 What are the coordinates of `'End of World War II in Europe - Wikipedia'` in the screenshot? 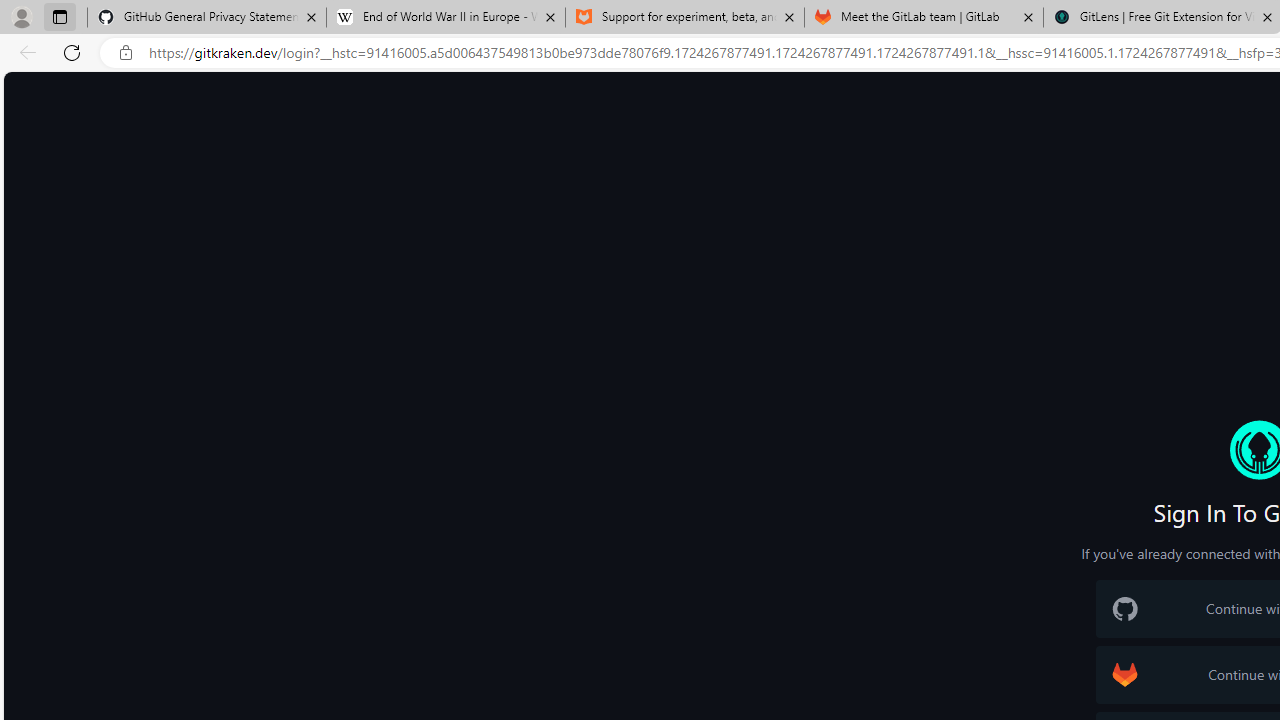 It's located at (444, 17).